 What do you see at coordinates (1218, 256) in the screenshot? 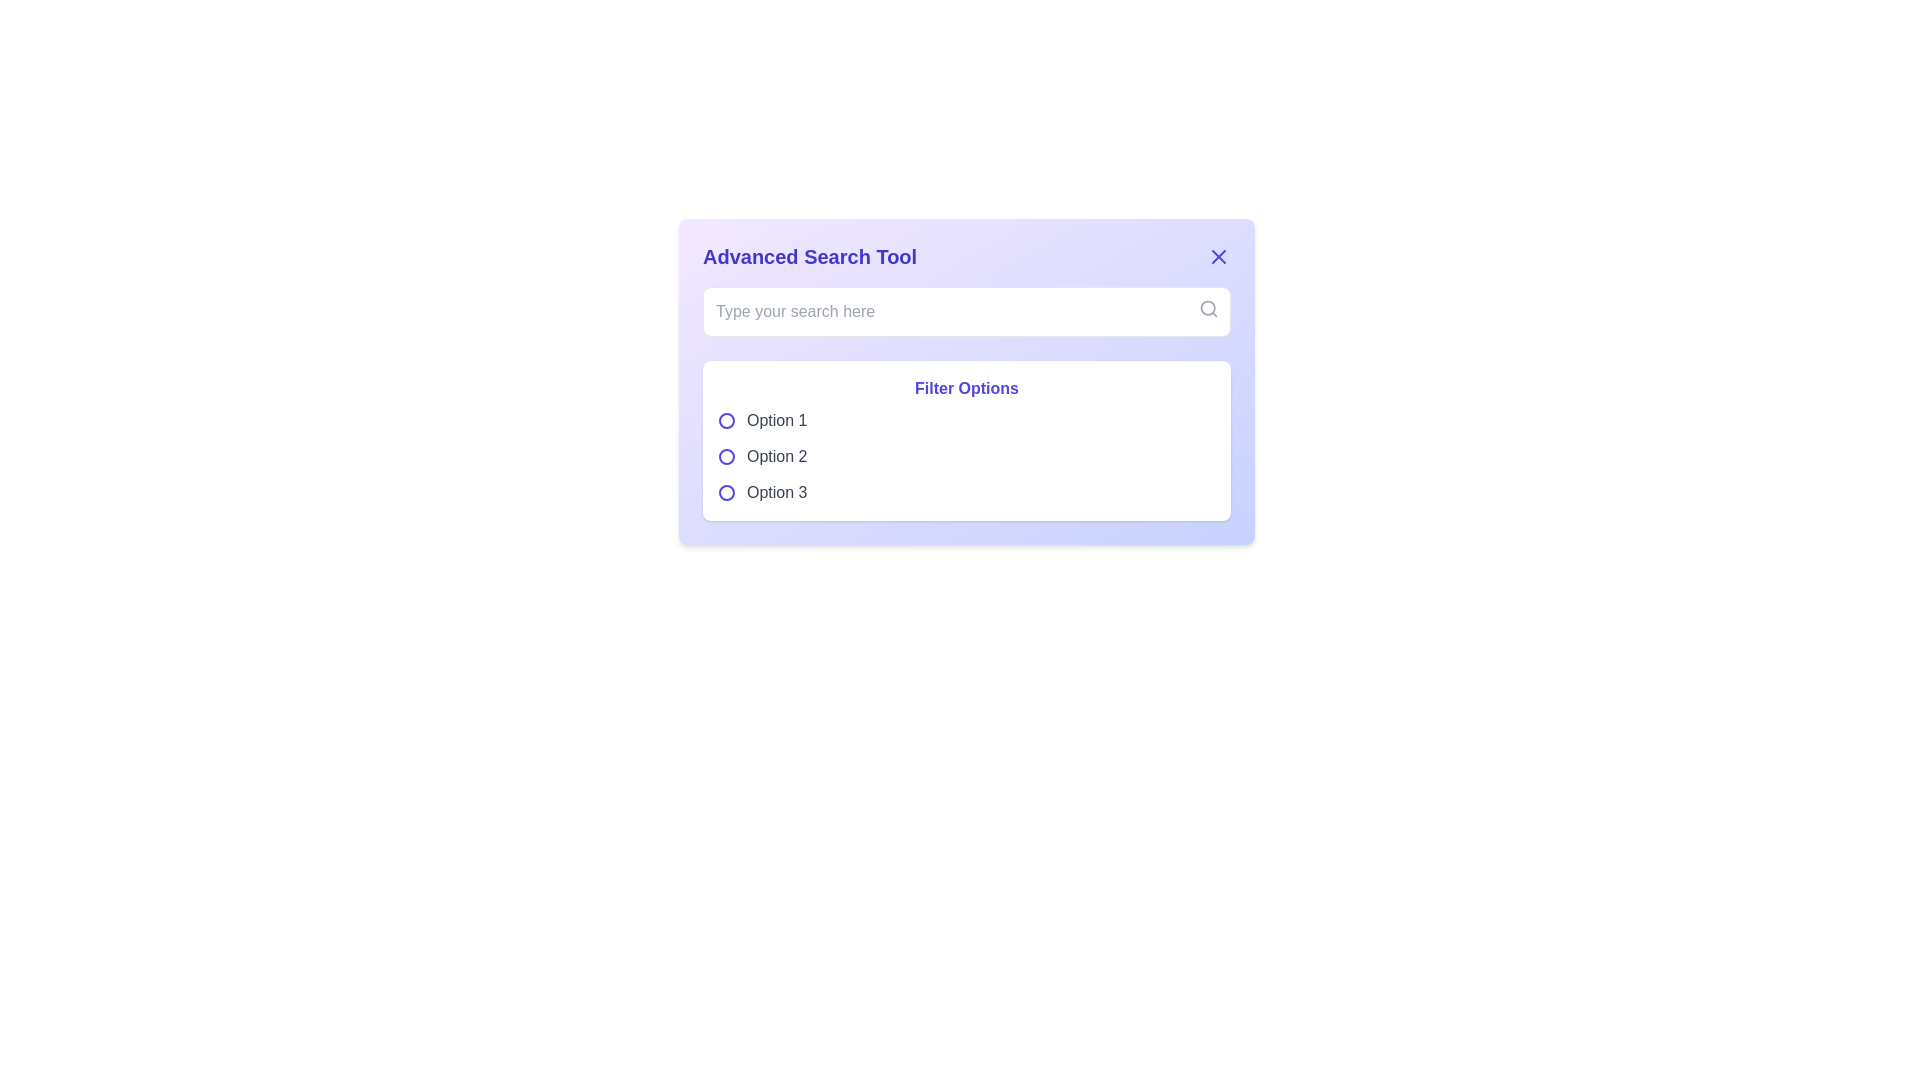
I see `the toggle or close button located in the top-right region of the 'Advanced Search Tool' interface` at bounding box center [1218, 256].